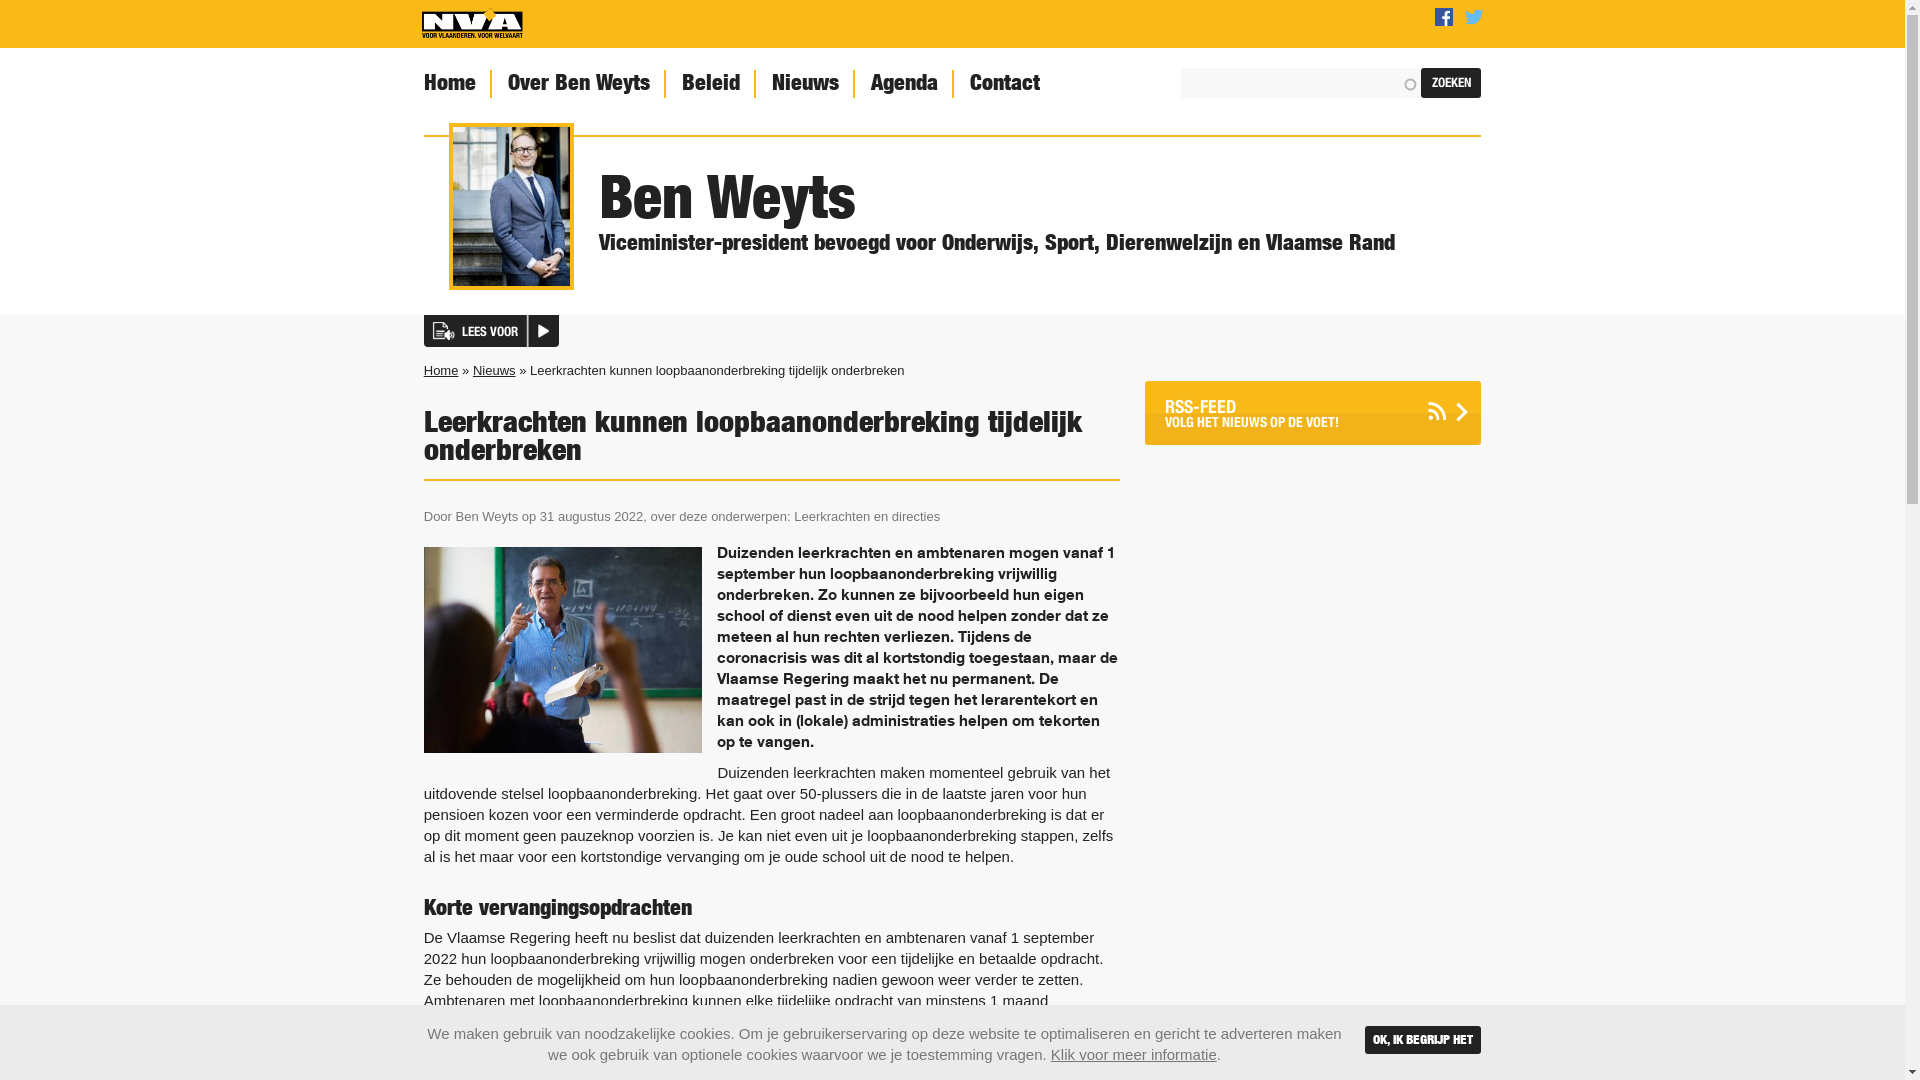 The width and height of the screenshot is (1920, 1080). I want to click on 'Home', so click(470, 23).